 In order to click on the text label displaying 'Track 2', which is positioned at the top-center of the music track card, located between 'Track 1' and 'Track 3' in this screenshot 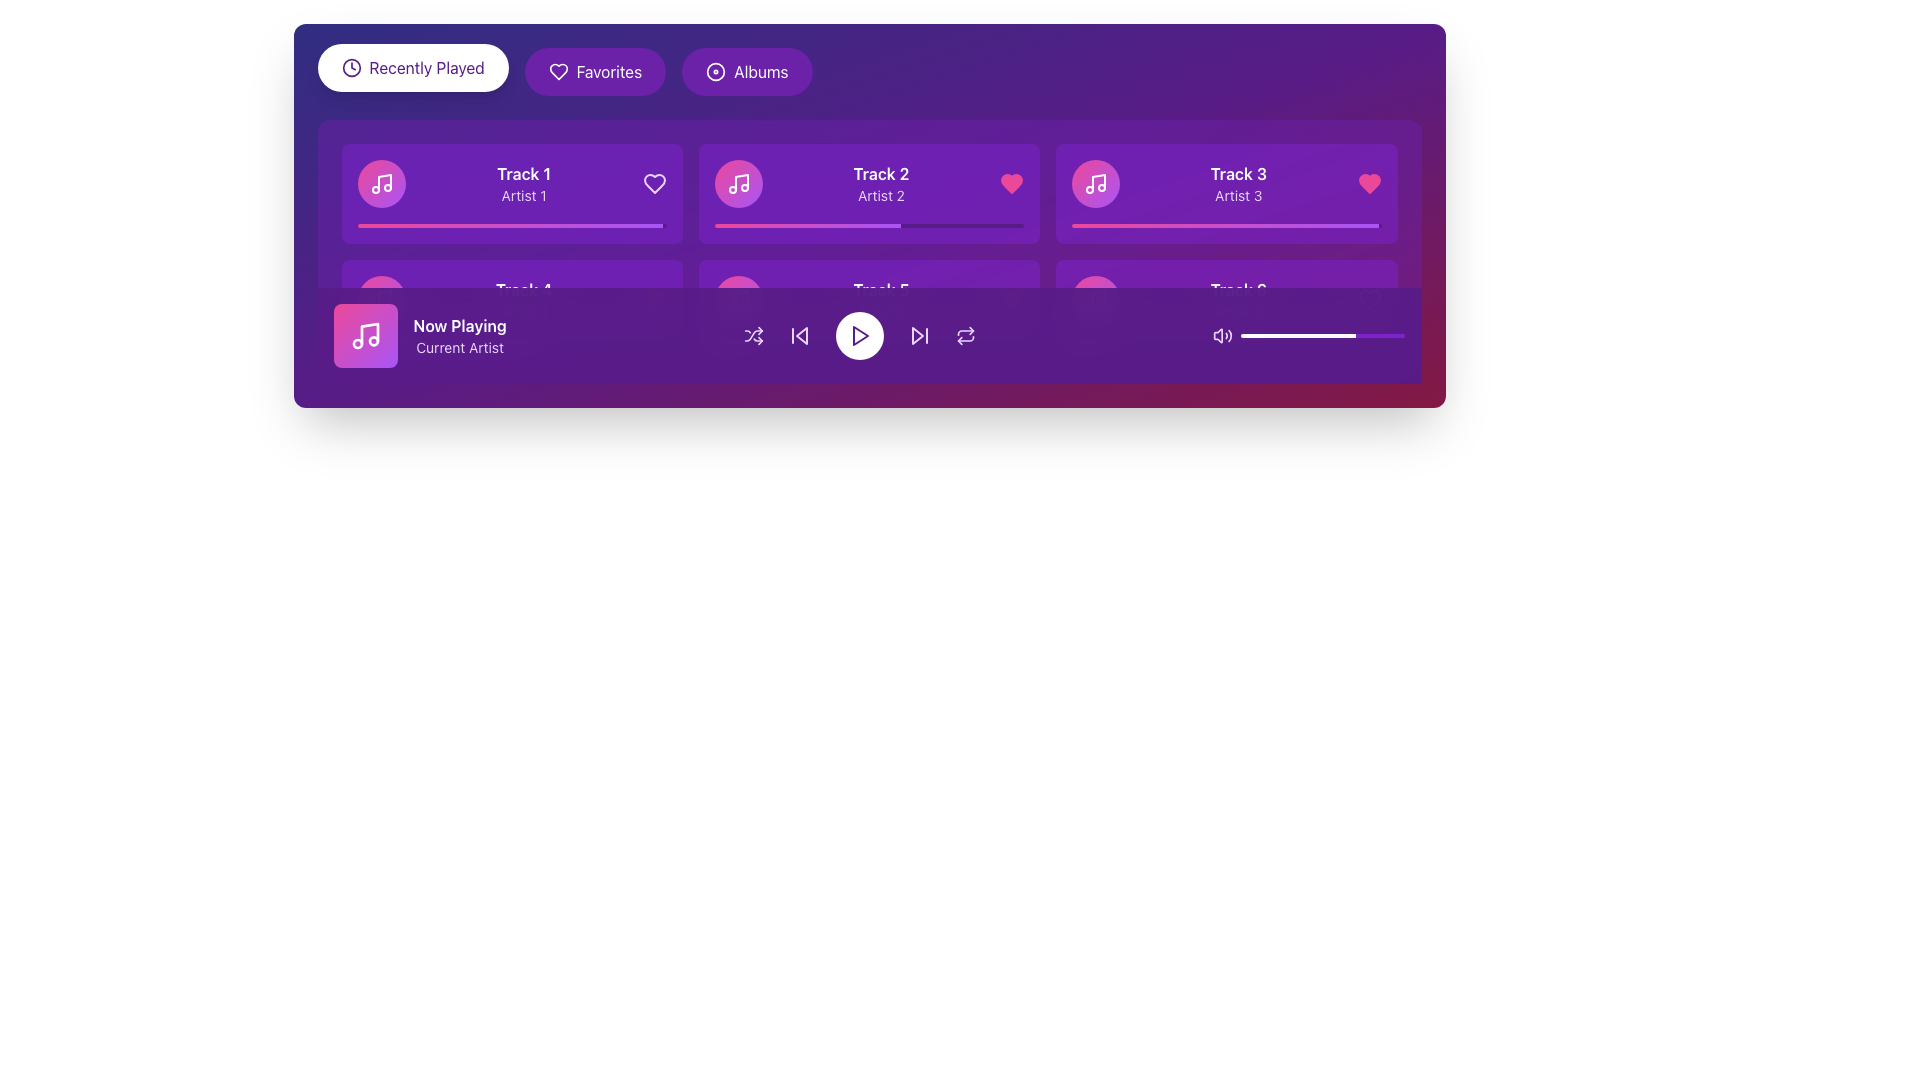, I will do `click(880, 172)`.